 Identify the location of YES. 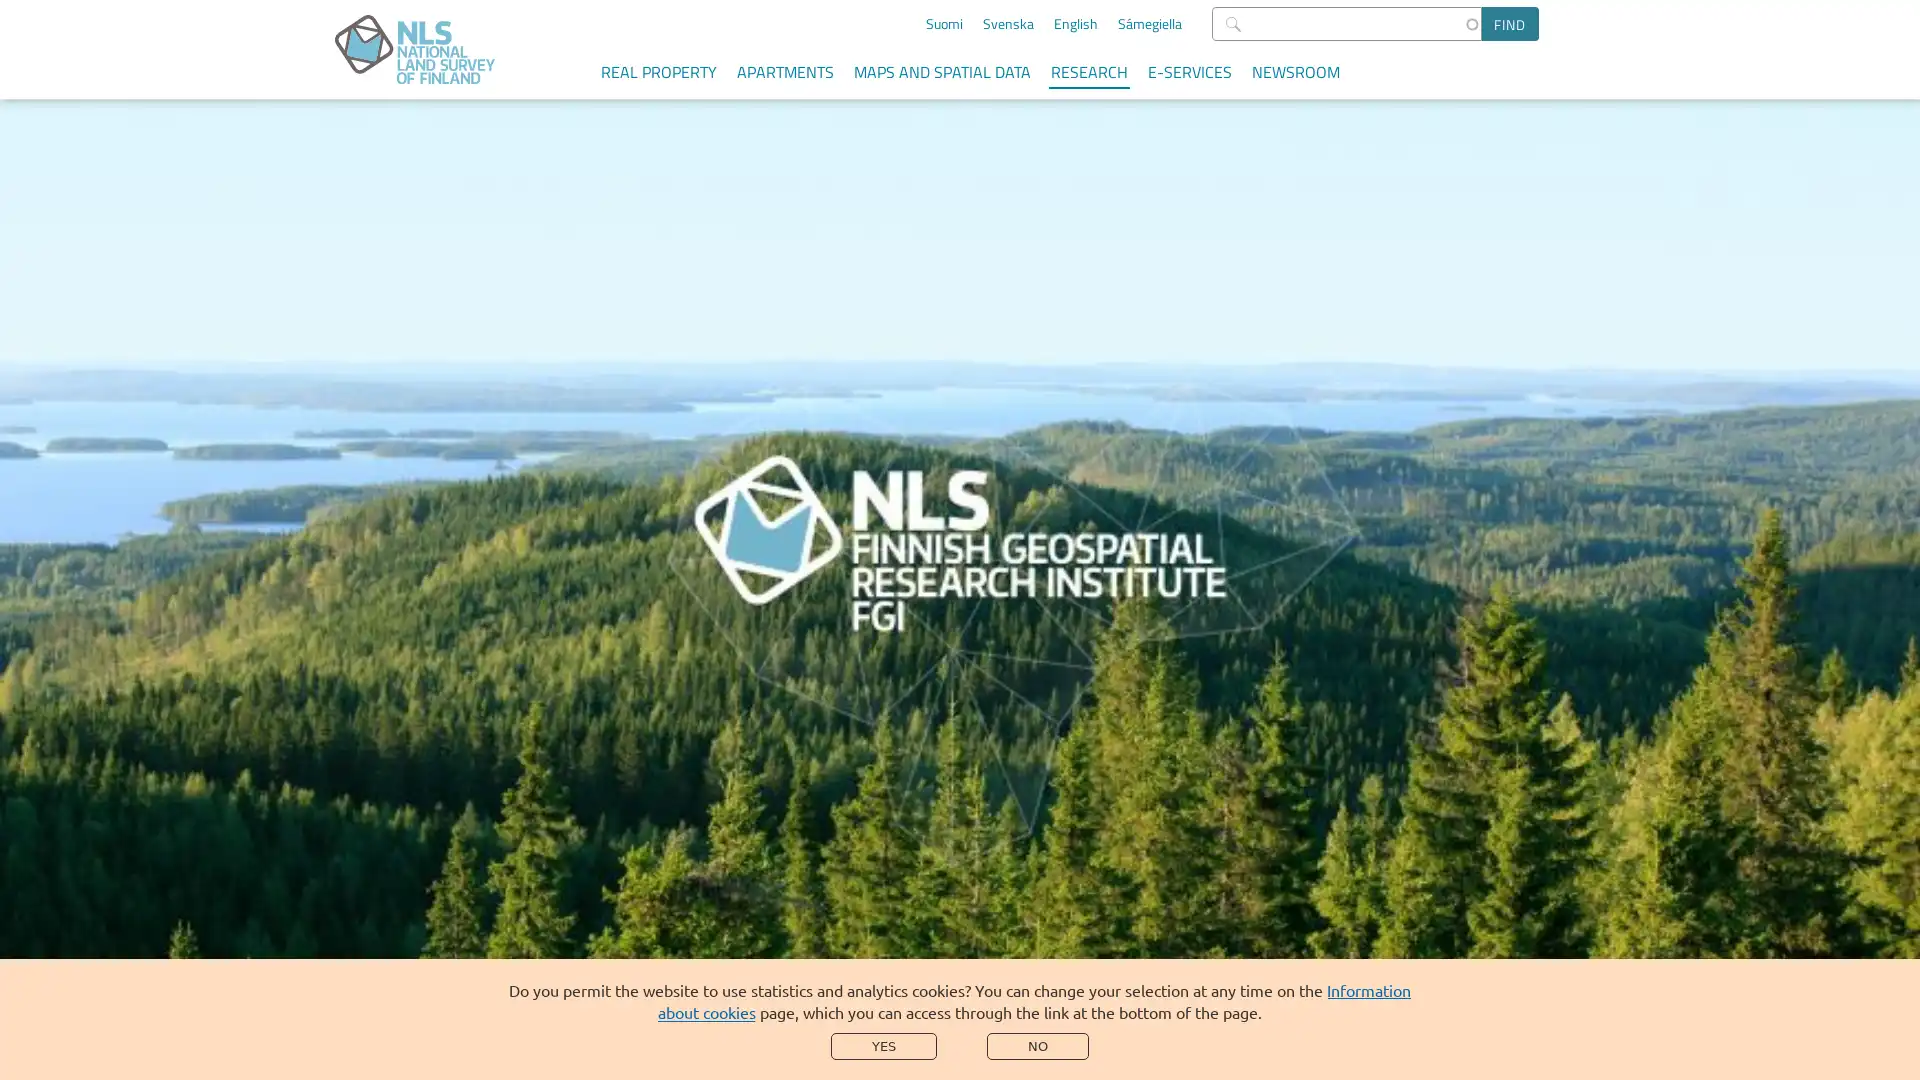
(882, 1045).